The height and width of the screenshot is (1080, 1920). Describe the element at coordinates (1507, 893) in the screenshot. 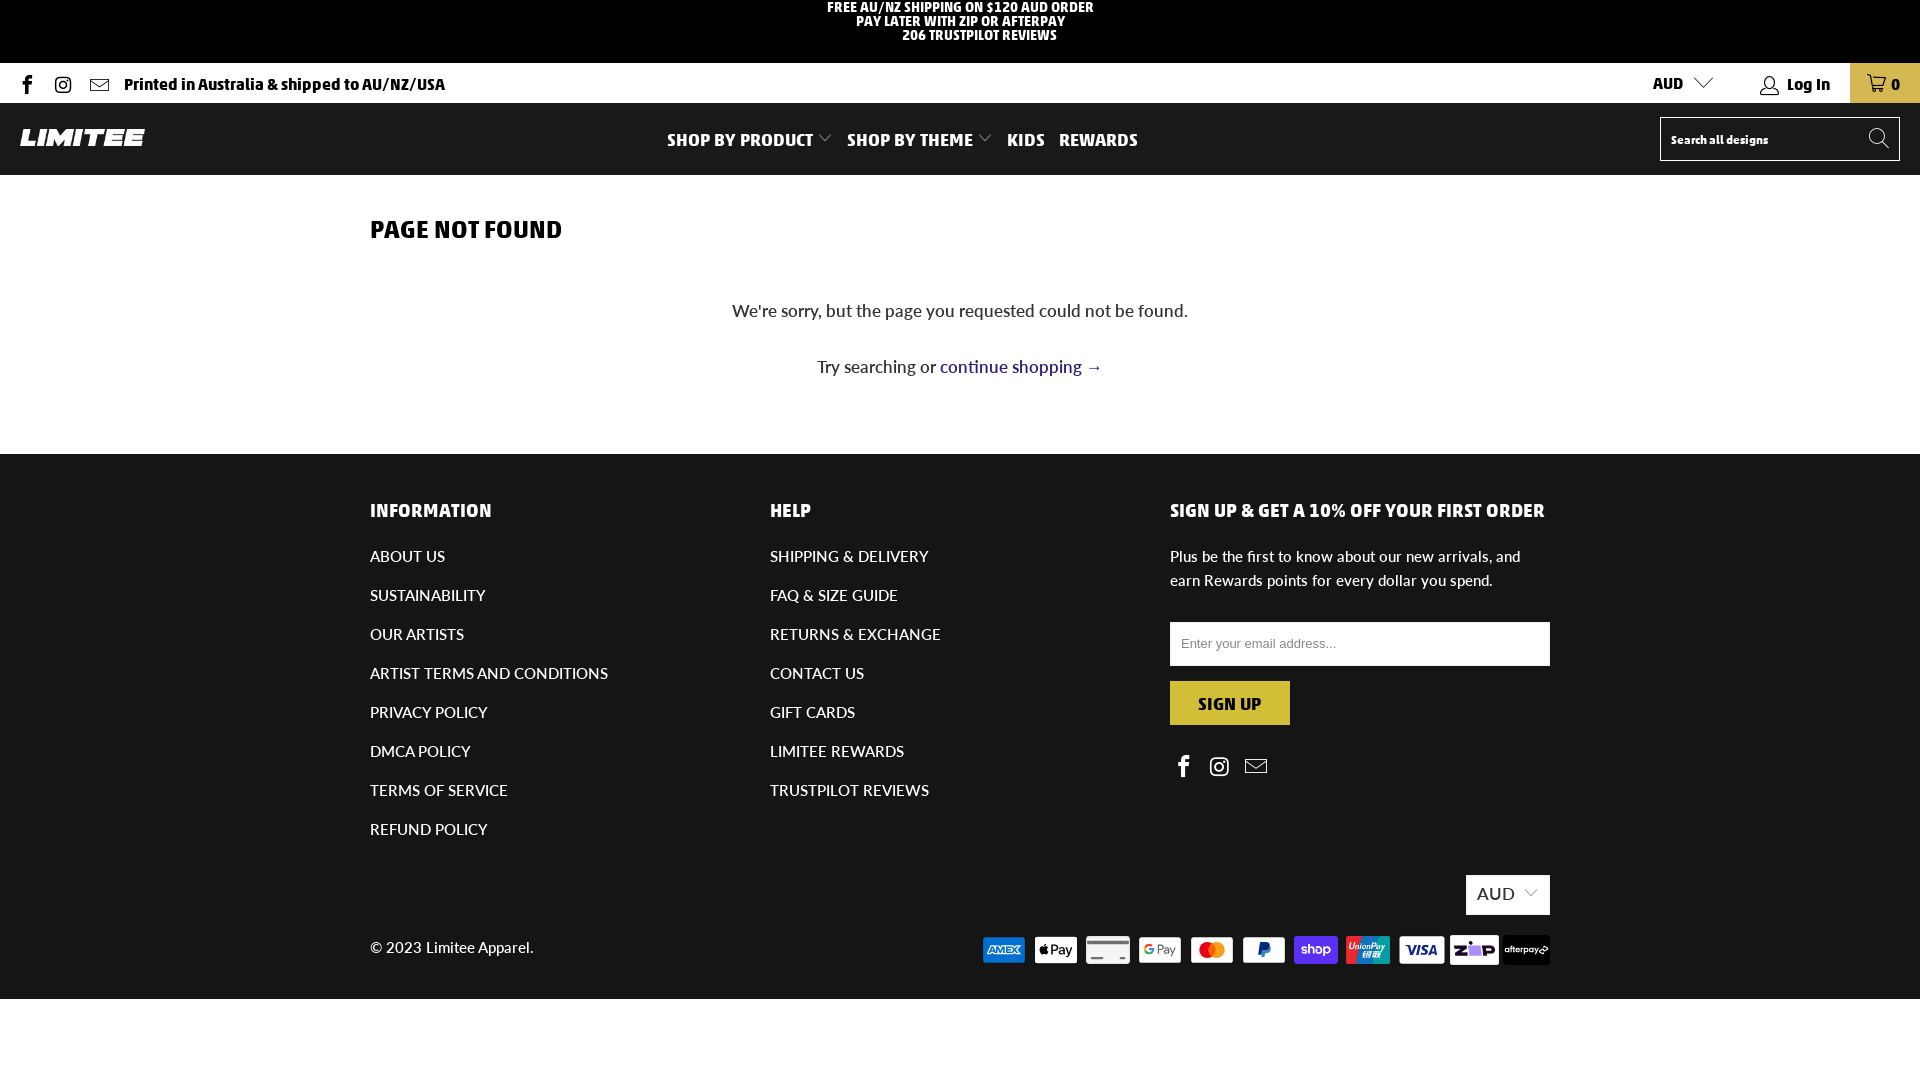

I see `'AUD'` at that location.